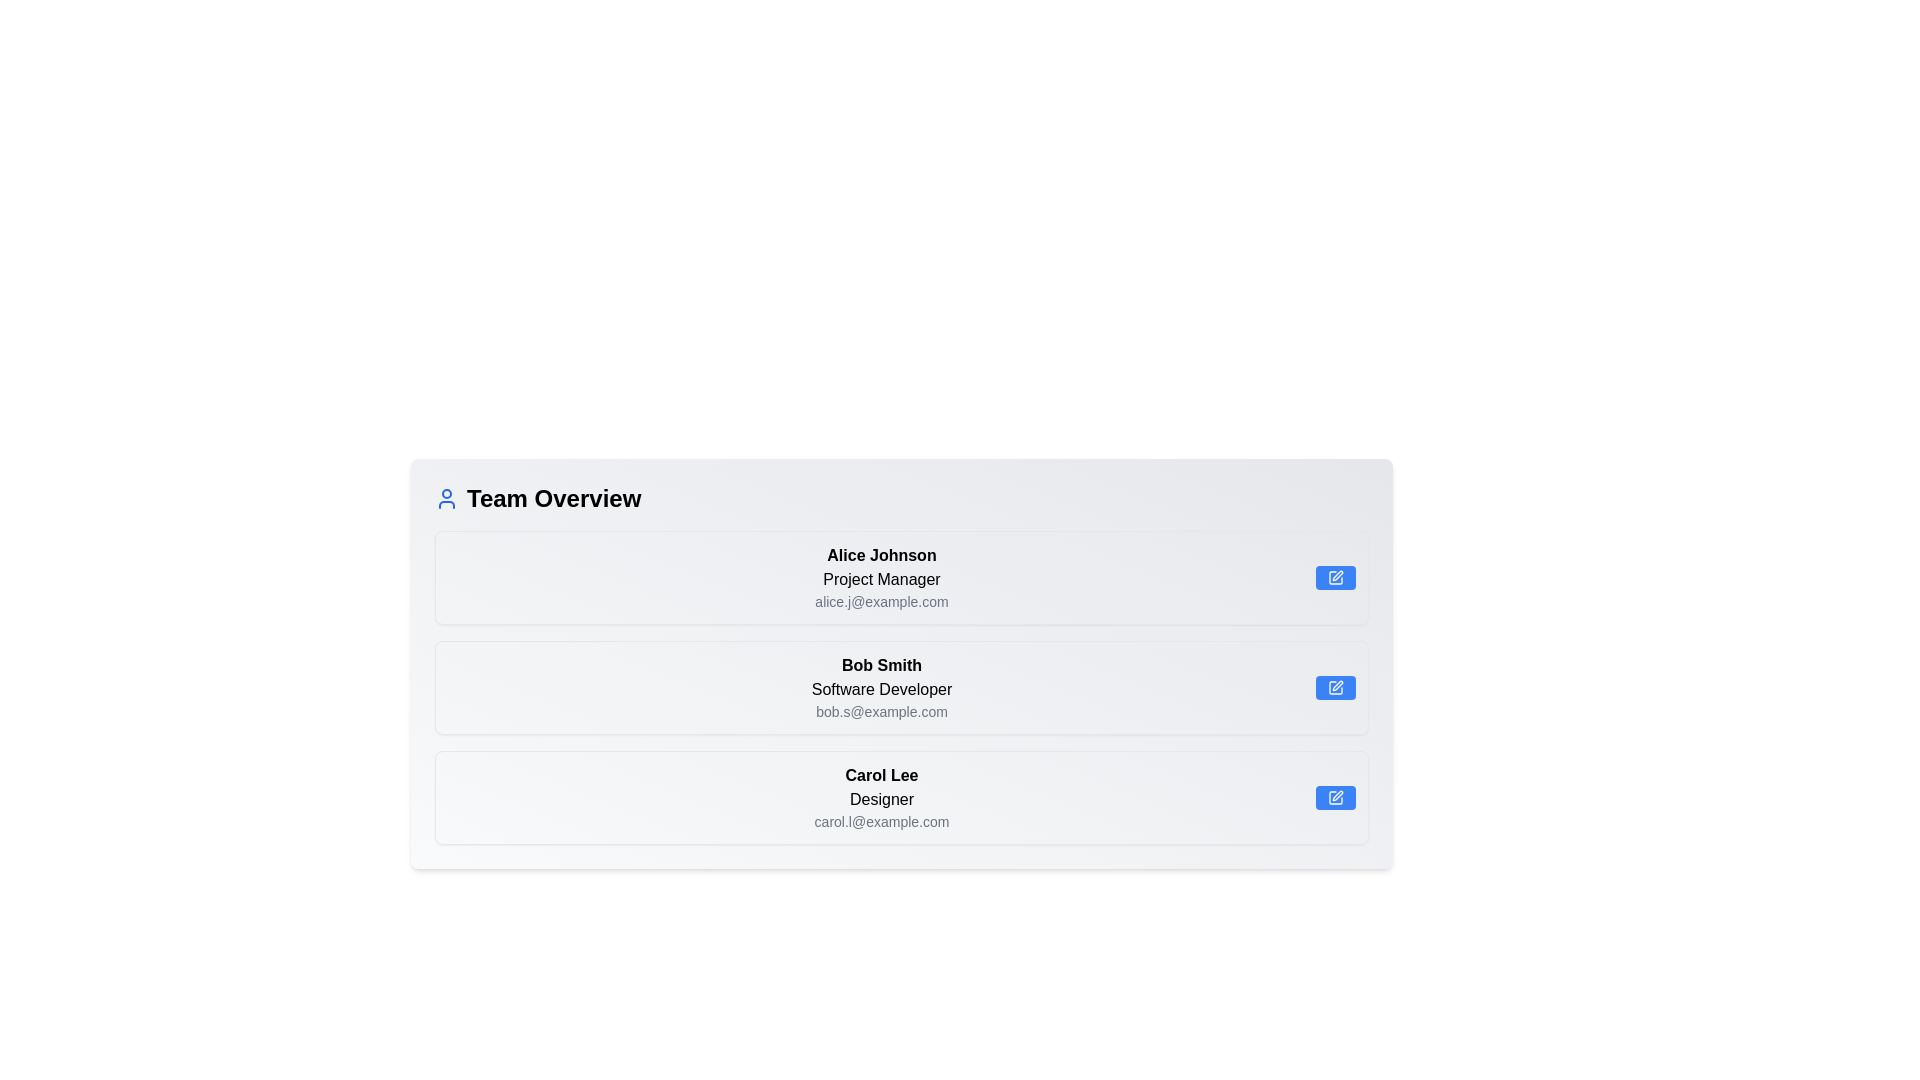 The height and width of the screenshot is (1080, 1920). What do you see at coordinates (881, 711) in the screenshot?
I see `the Text element displaying the email address 'bob.s@example.com' which is centrally aligned below the job title 'Software Developer' for Bob Smith` at bounding box center [881, 711].